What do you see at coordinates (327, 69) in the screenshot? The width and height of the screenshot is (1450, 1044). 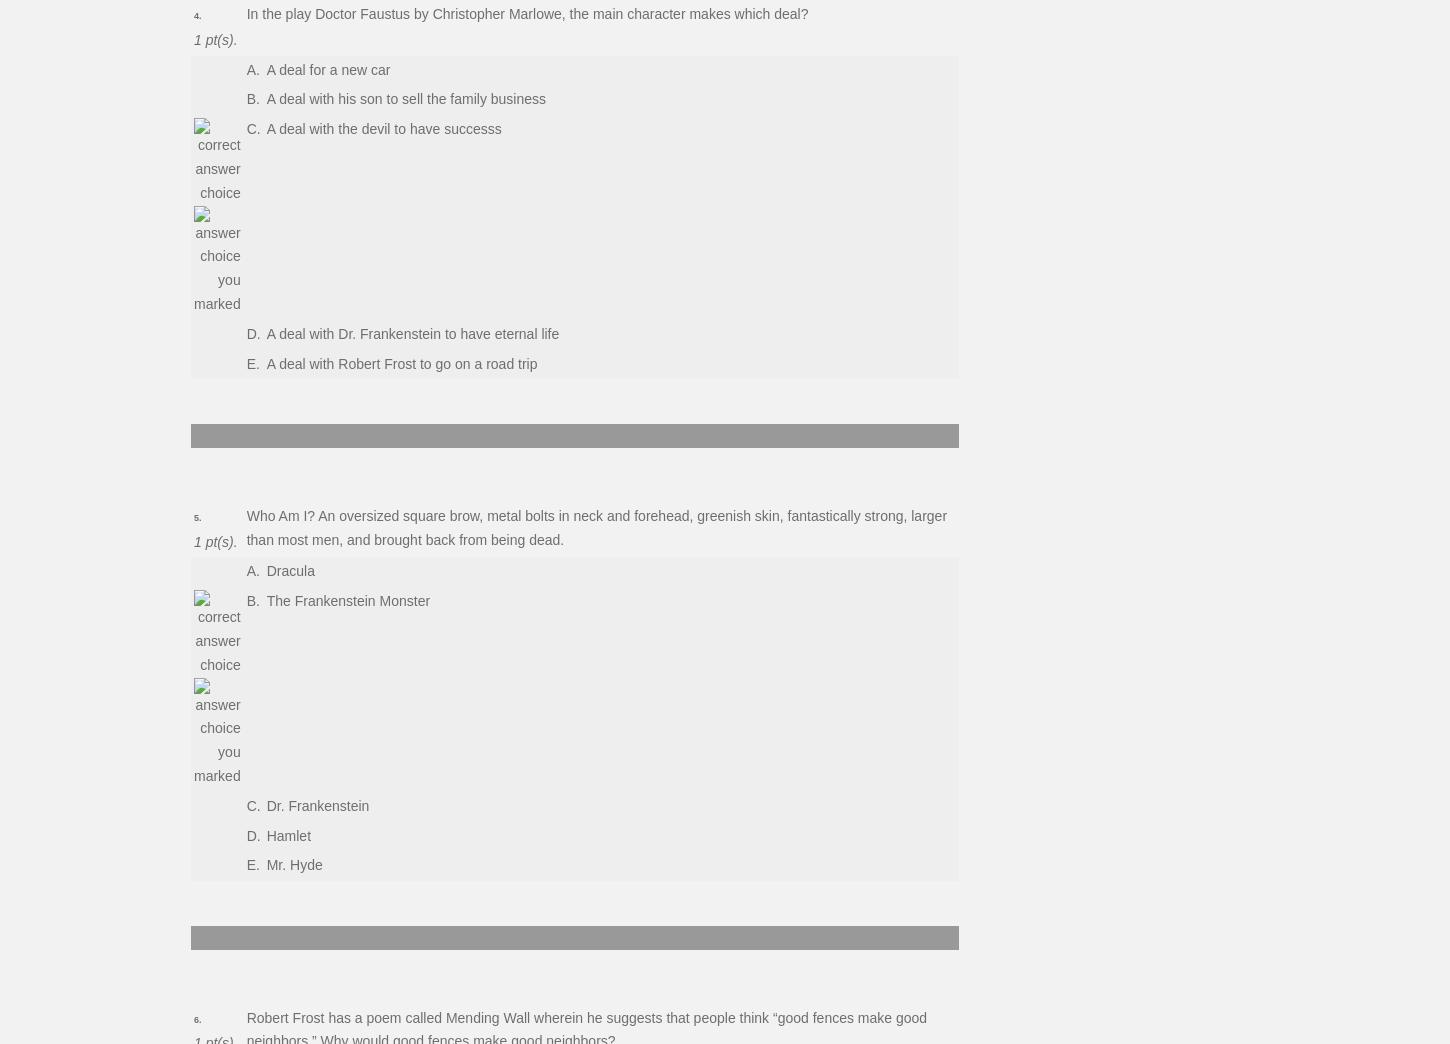 I see `'A deal for a new car'` at bounding box center [327, 69].